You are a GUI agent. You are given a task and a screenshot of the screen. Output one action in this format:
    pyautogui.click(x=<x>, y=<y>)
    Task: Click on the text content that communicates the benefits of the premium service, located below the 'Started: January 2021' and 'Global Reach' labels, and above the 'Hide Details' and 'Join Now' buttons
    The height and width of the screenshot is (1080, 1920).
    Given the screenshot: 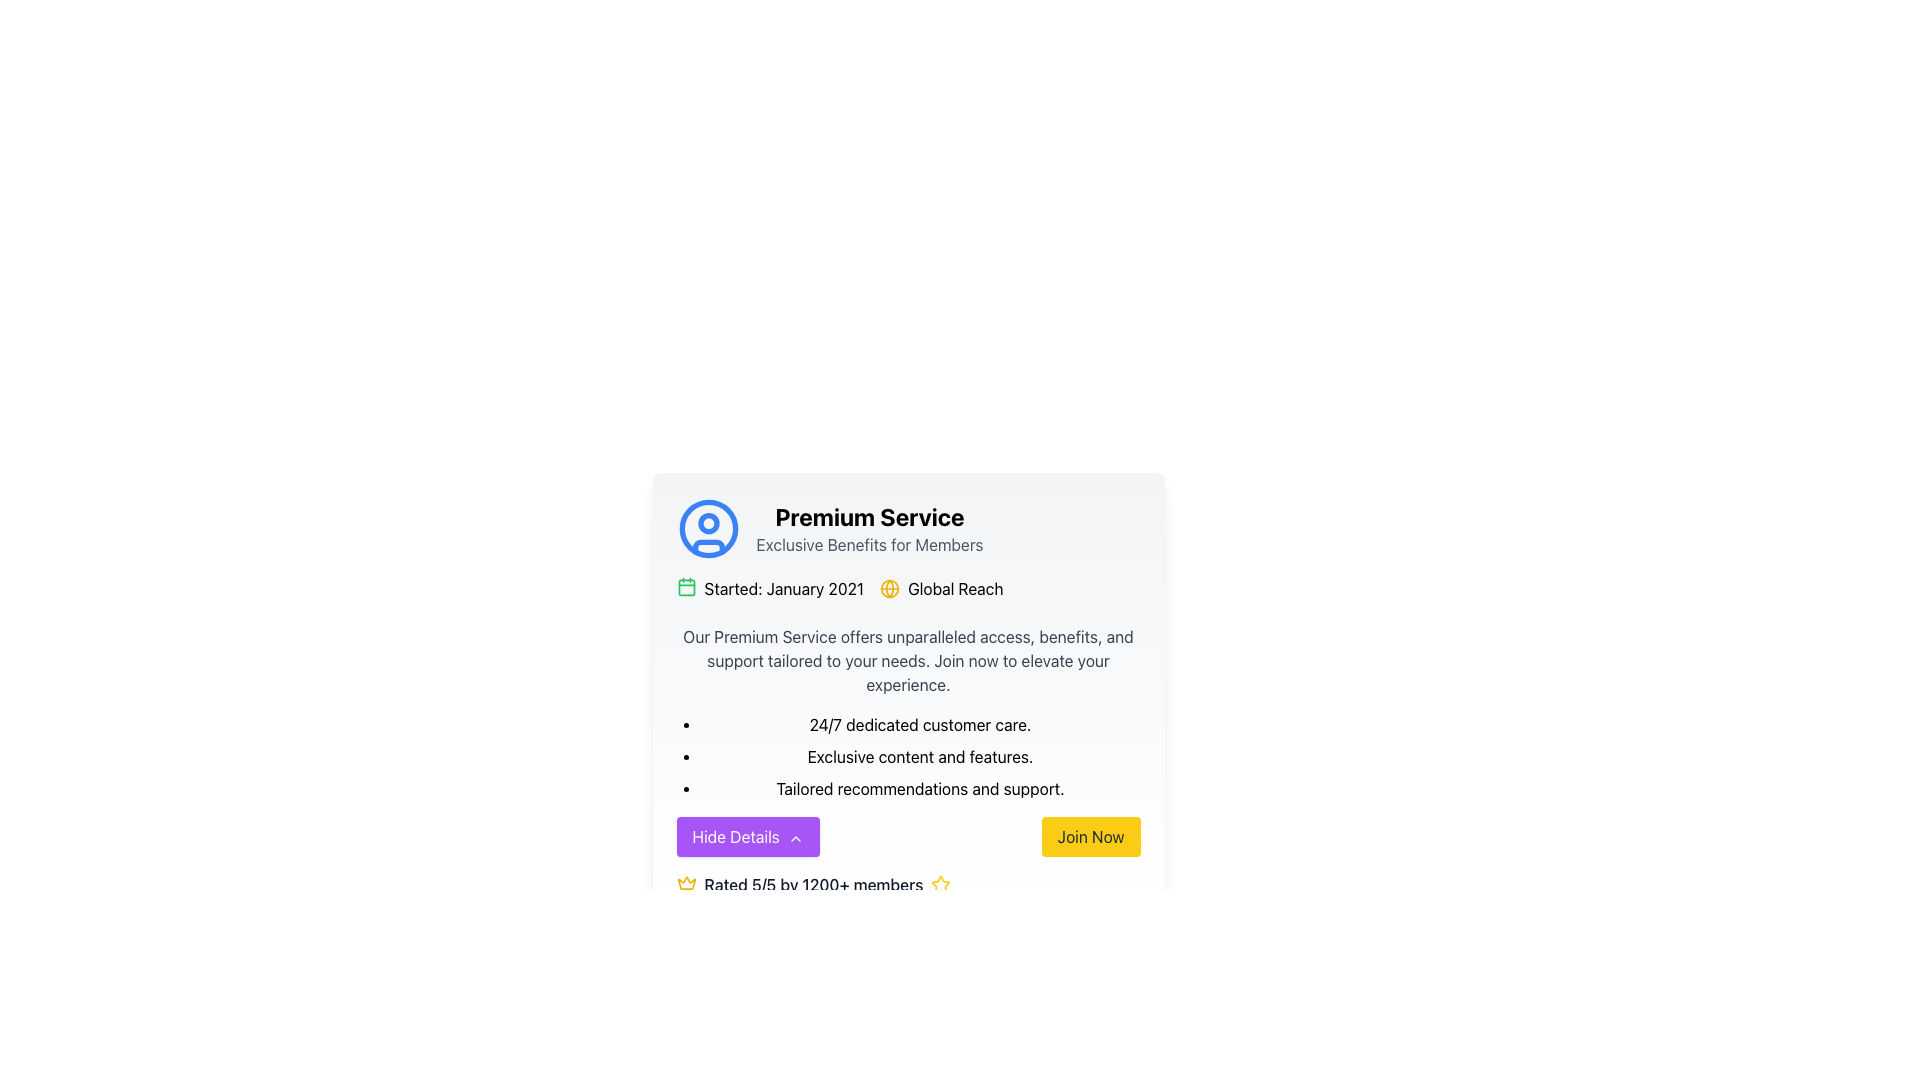 What is the action you would take?
    pyautogui.click(x=907, y=712)
    